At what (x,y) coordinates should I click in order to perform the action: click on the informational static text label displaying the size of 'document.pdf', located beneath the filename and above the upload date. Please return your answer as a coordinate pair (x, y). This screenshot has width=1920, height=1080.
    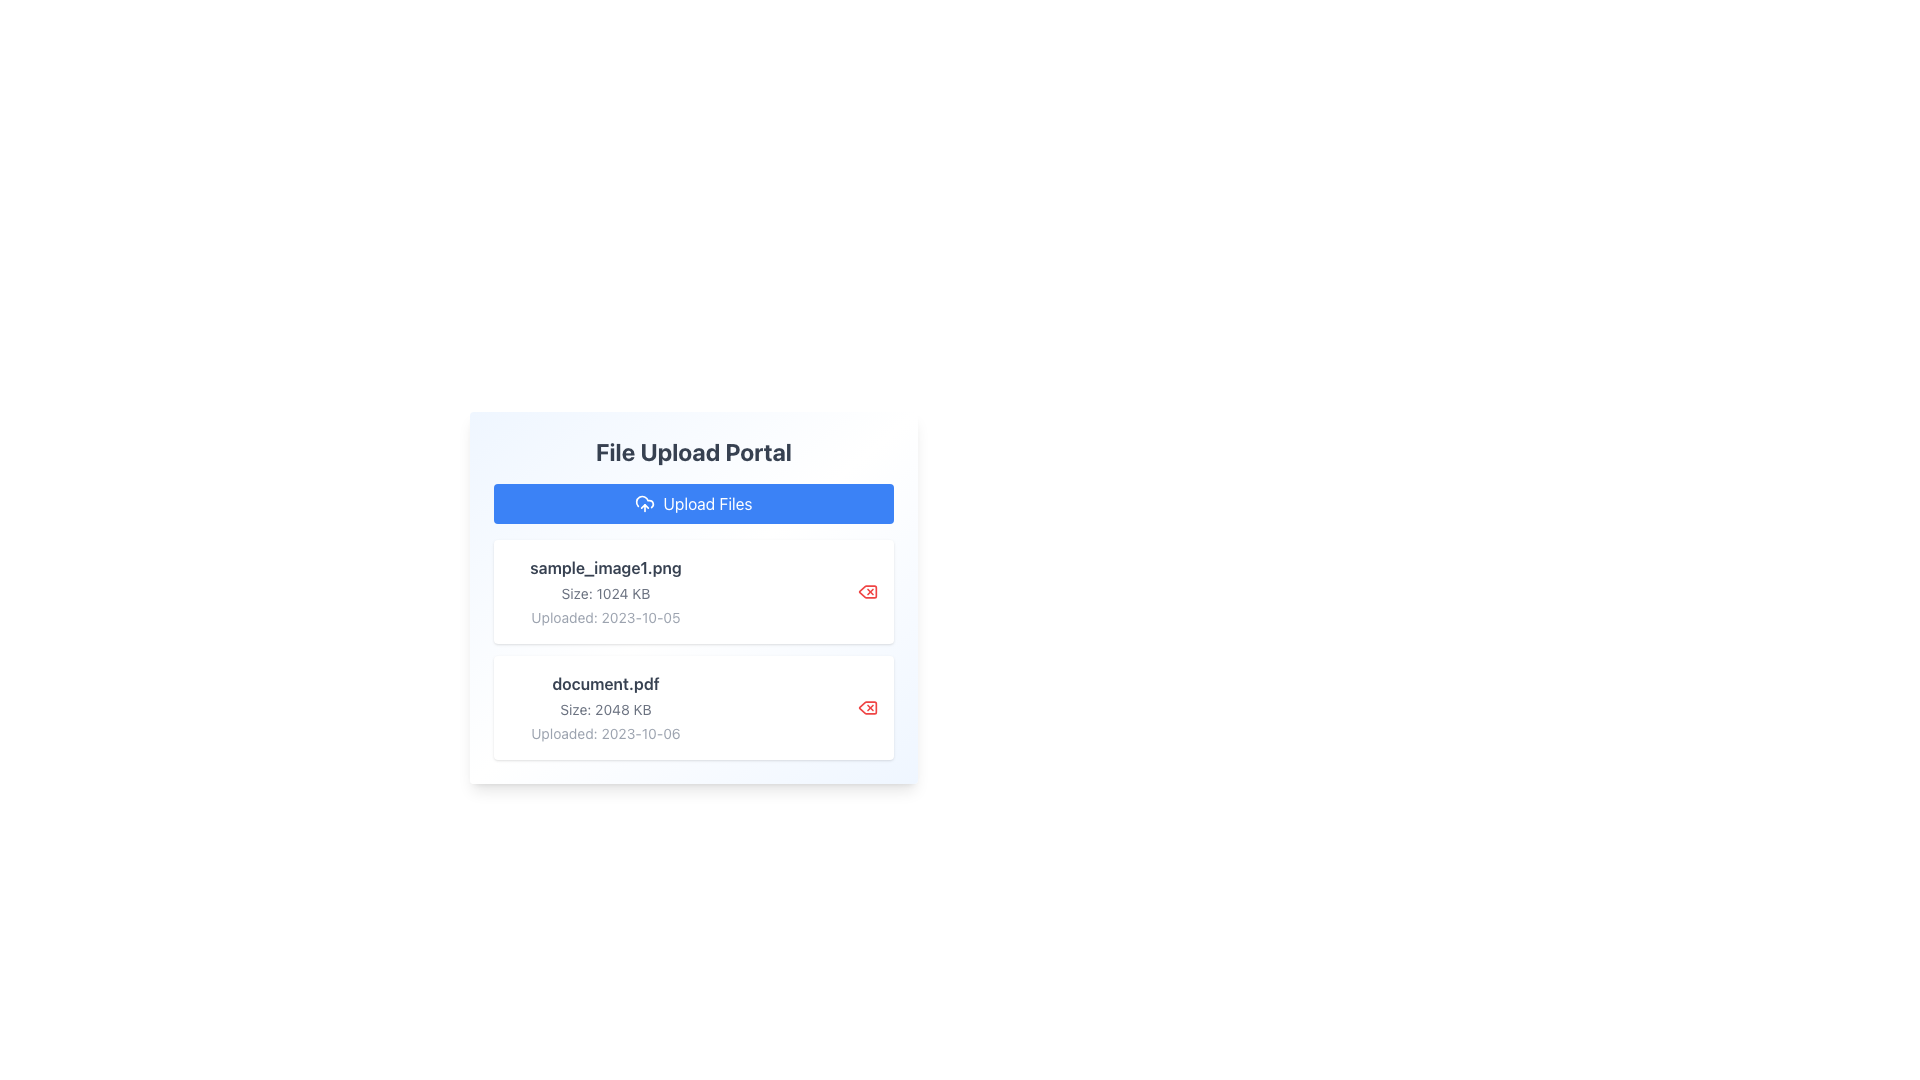
    Looking at the image, I should click on (604, 708).